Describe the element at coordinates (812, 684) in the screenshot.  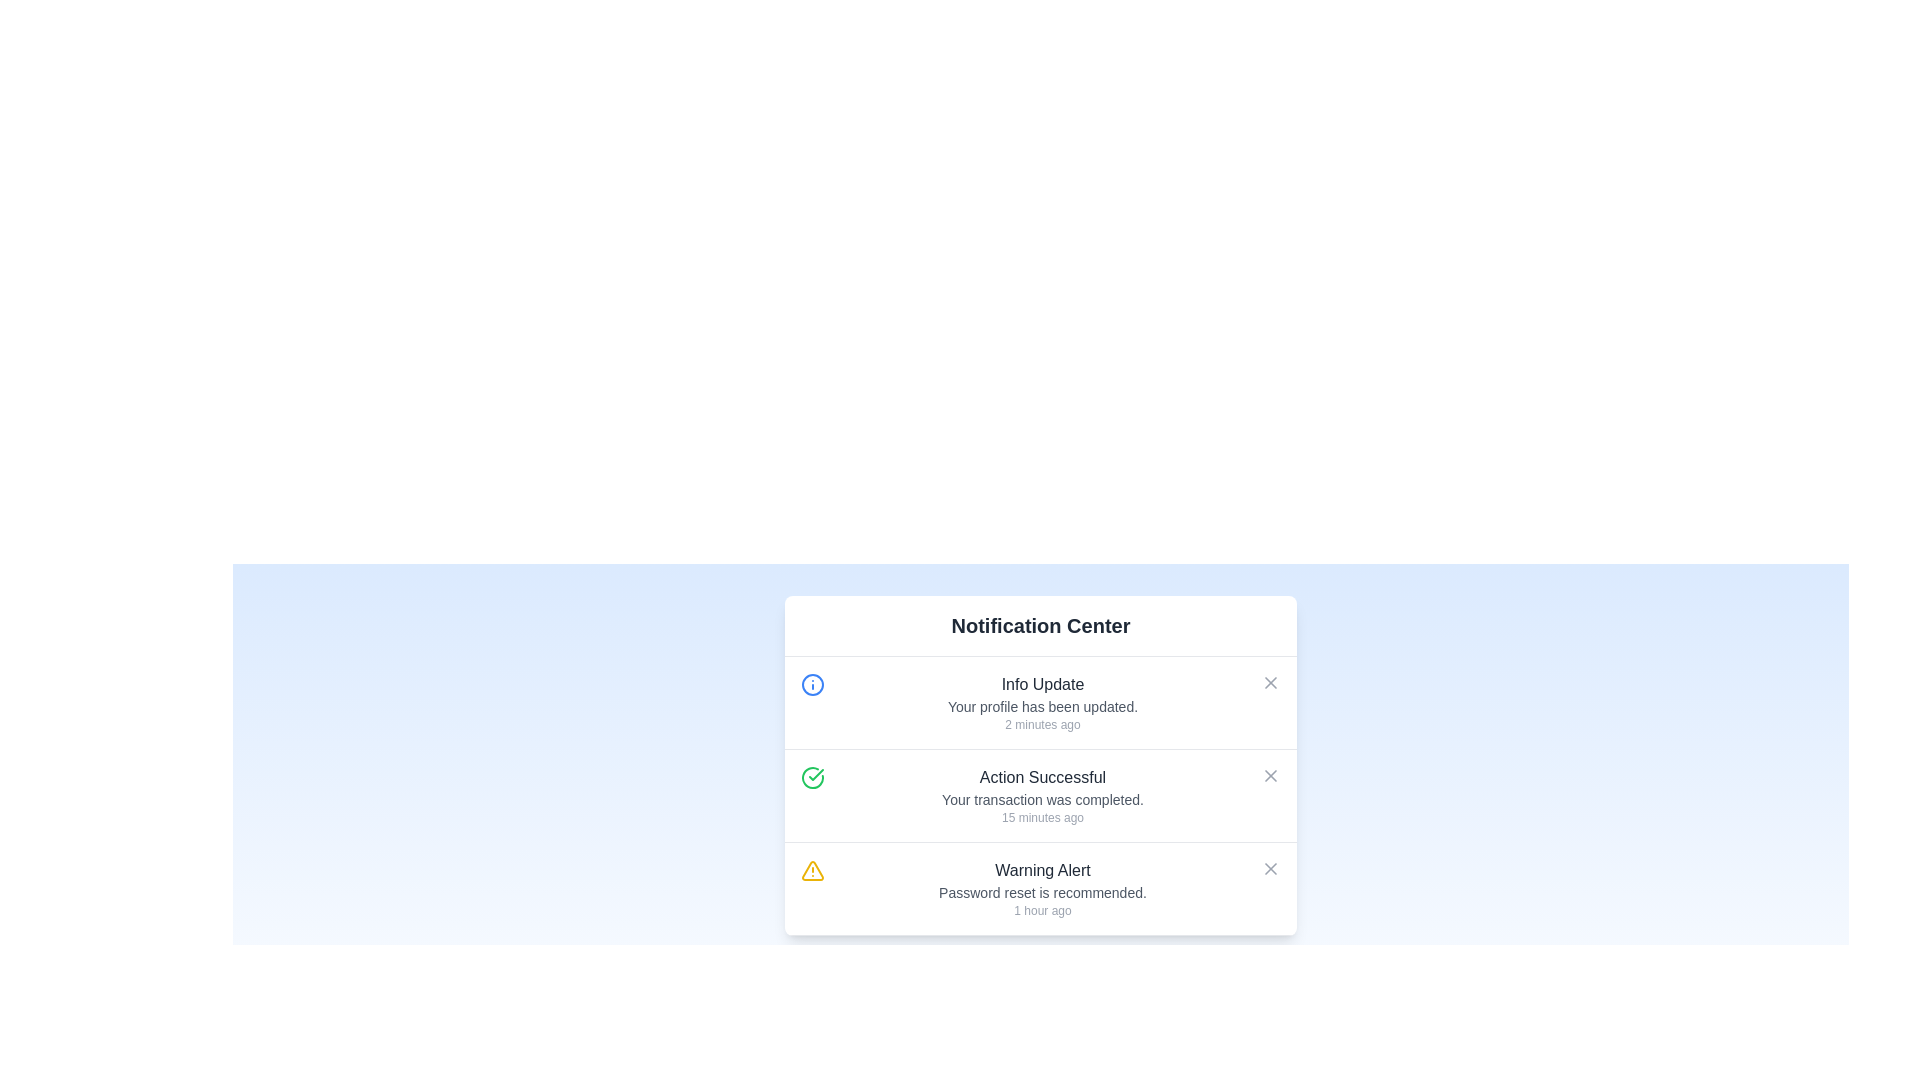
I see `the 'info' icon, which is a circular shape with a lowercase 'i' inside, featuring a blue border, located to the left of the 'Info Update' notification text` at that location.